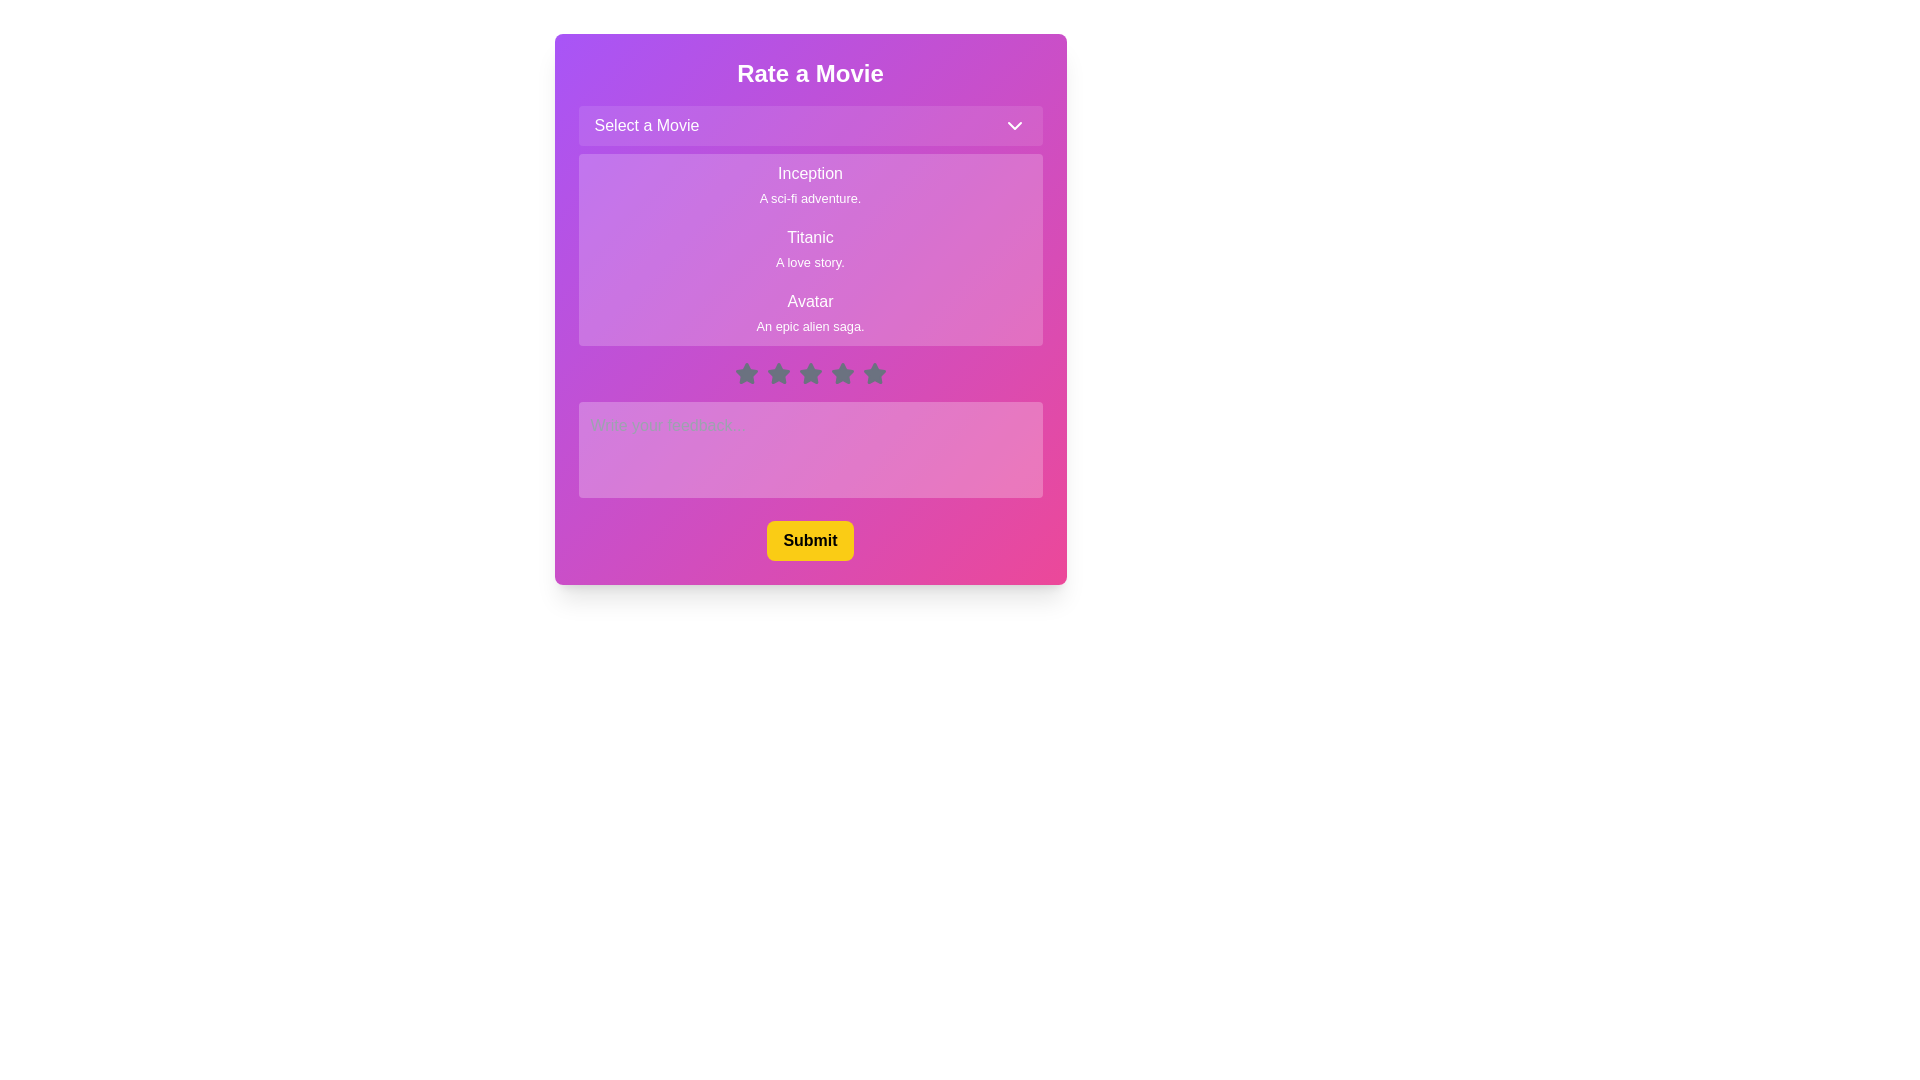  I want to click on the second star icon in the 'Rate a Movie' section, so click(777, 373).